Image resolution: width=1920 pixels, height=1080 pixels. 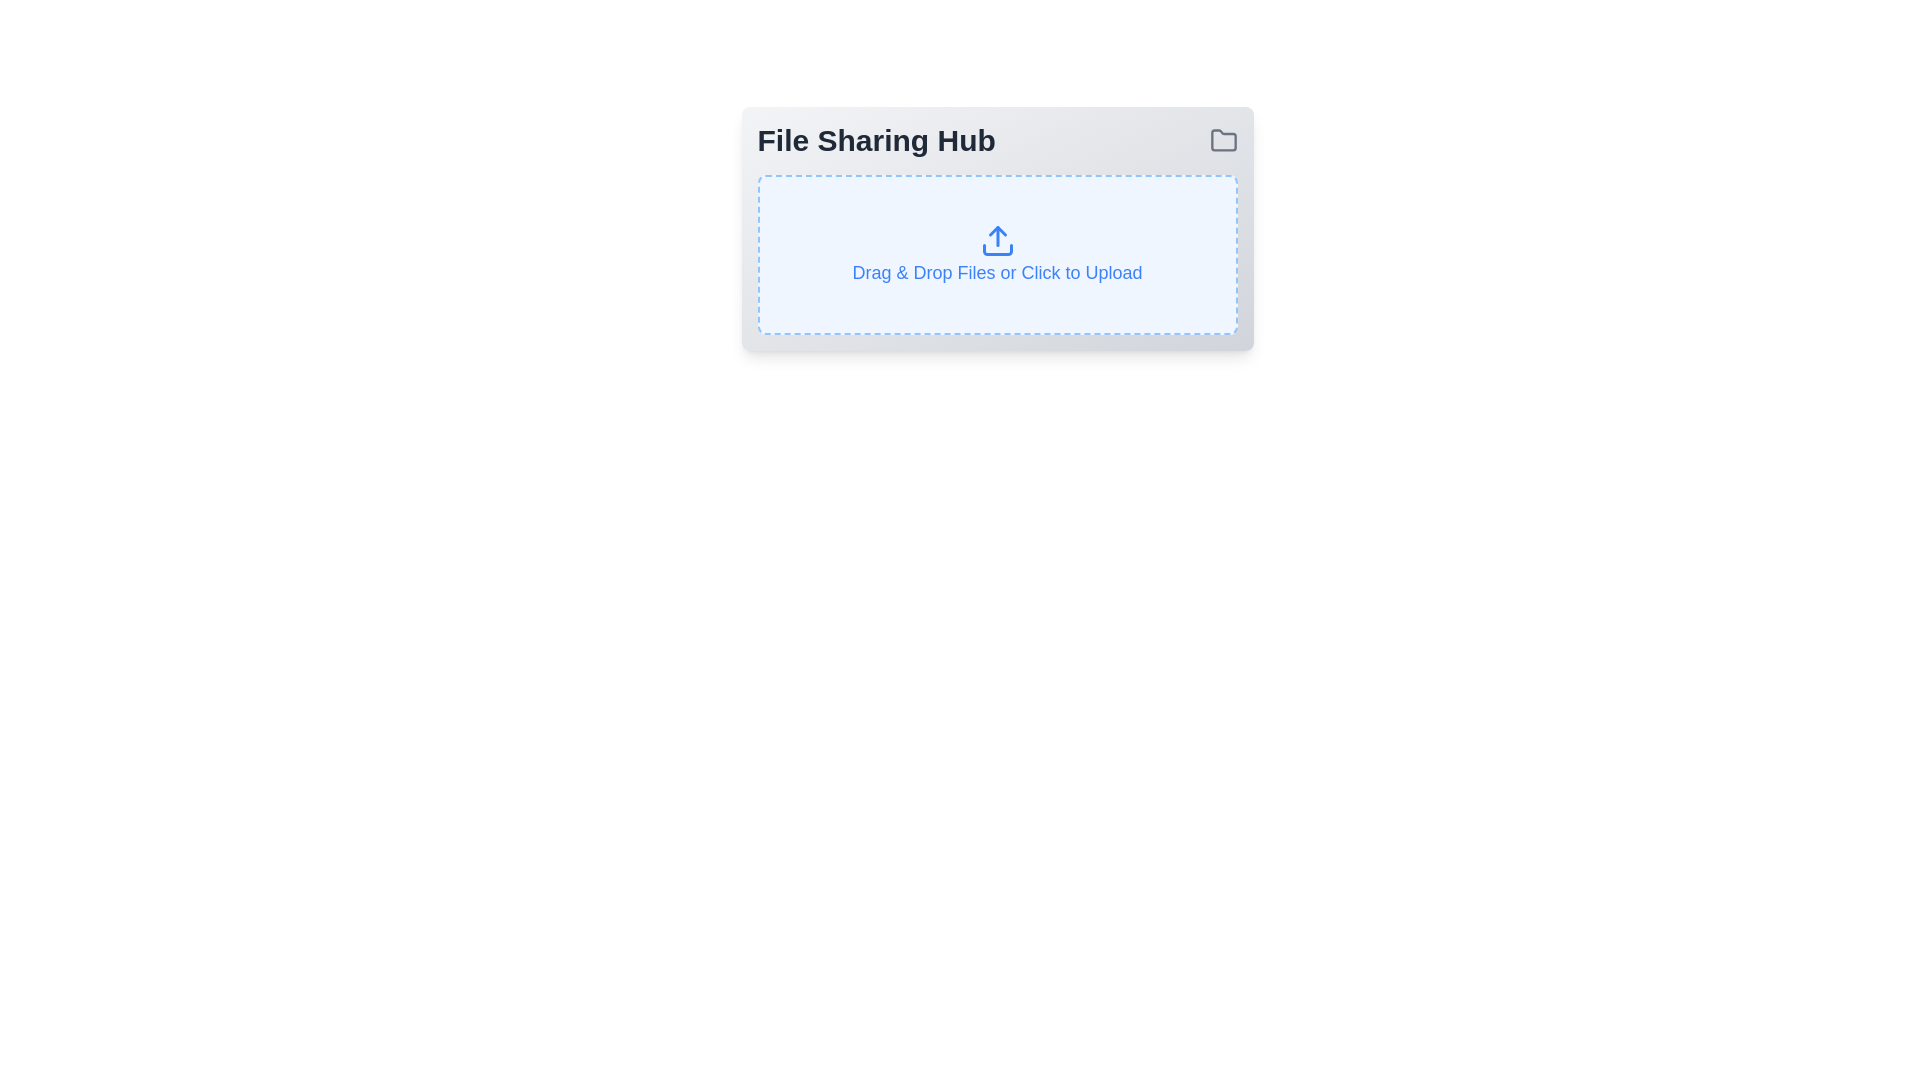 What do you see at coordinates (997, 140) in the screenshot?
I see `the purpose of the section` at bounding box center [997, 140].